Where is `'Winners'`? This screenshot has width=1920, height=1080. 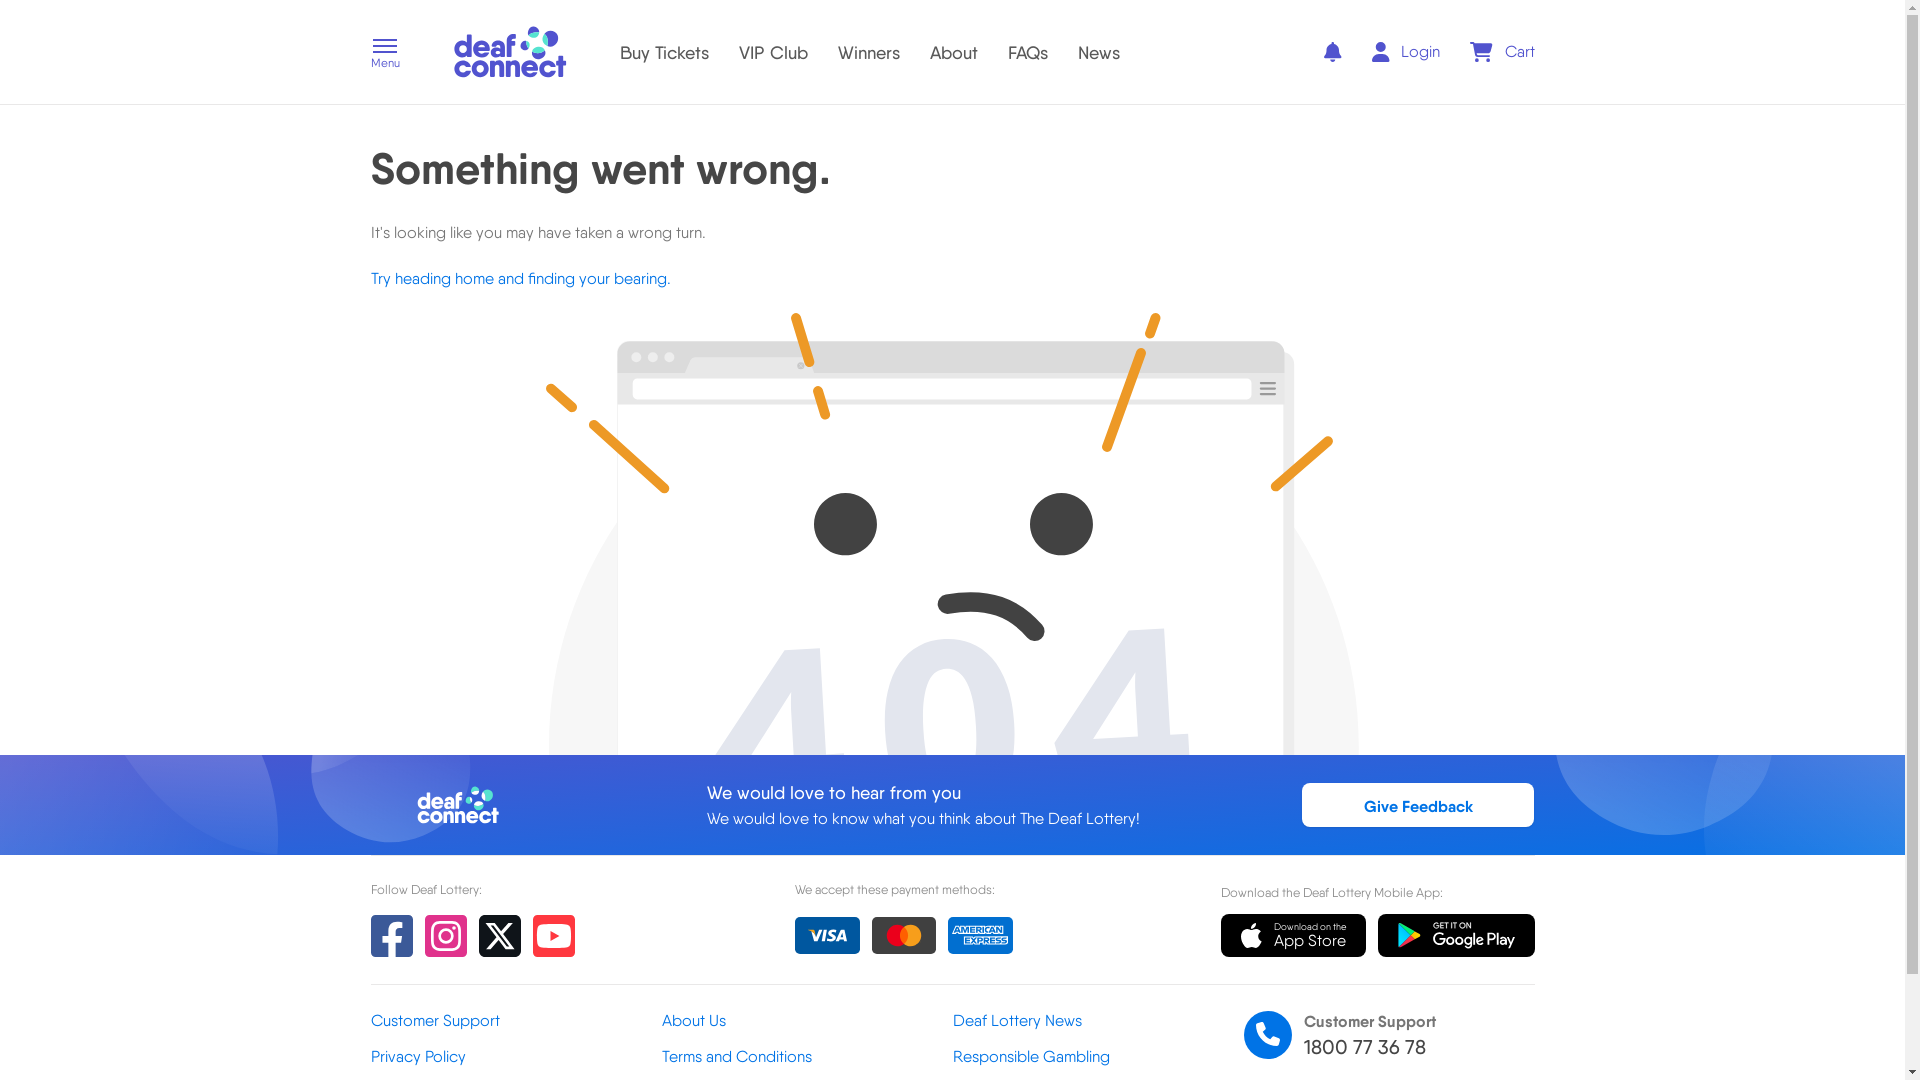
'Winners' is located at coordinates (868, 50).